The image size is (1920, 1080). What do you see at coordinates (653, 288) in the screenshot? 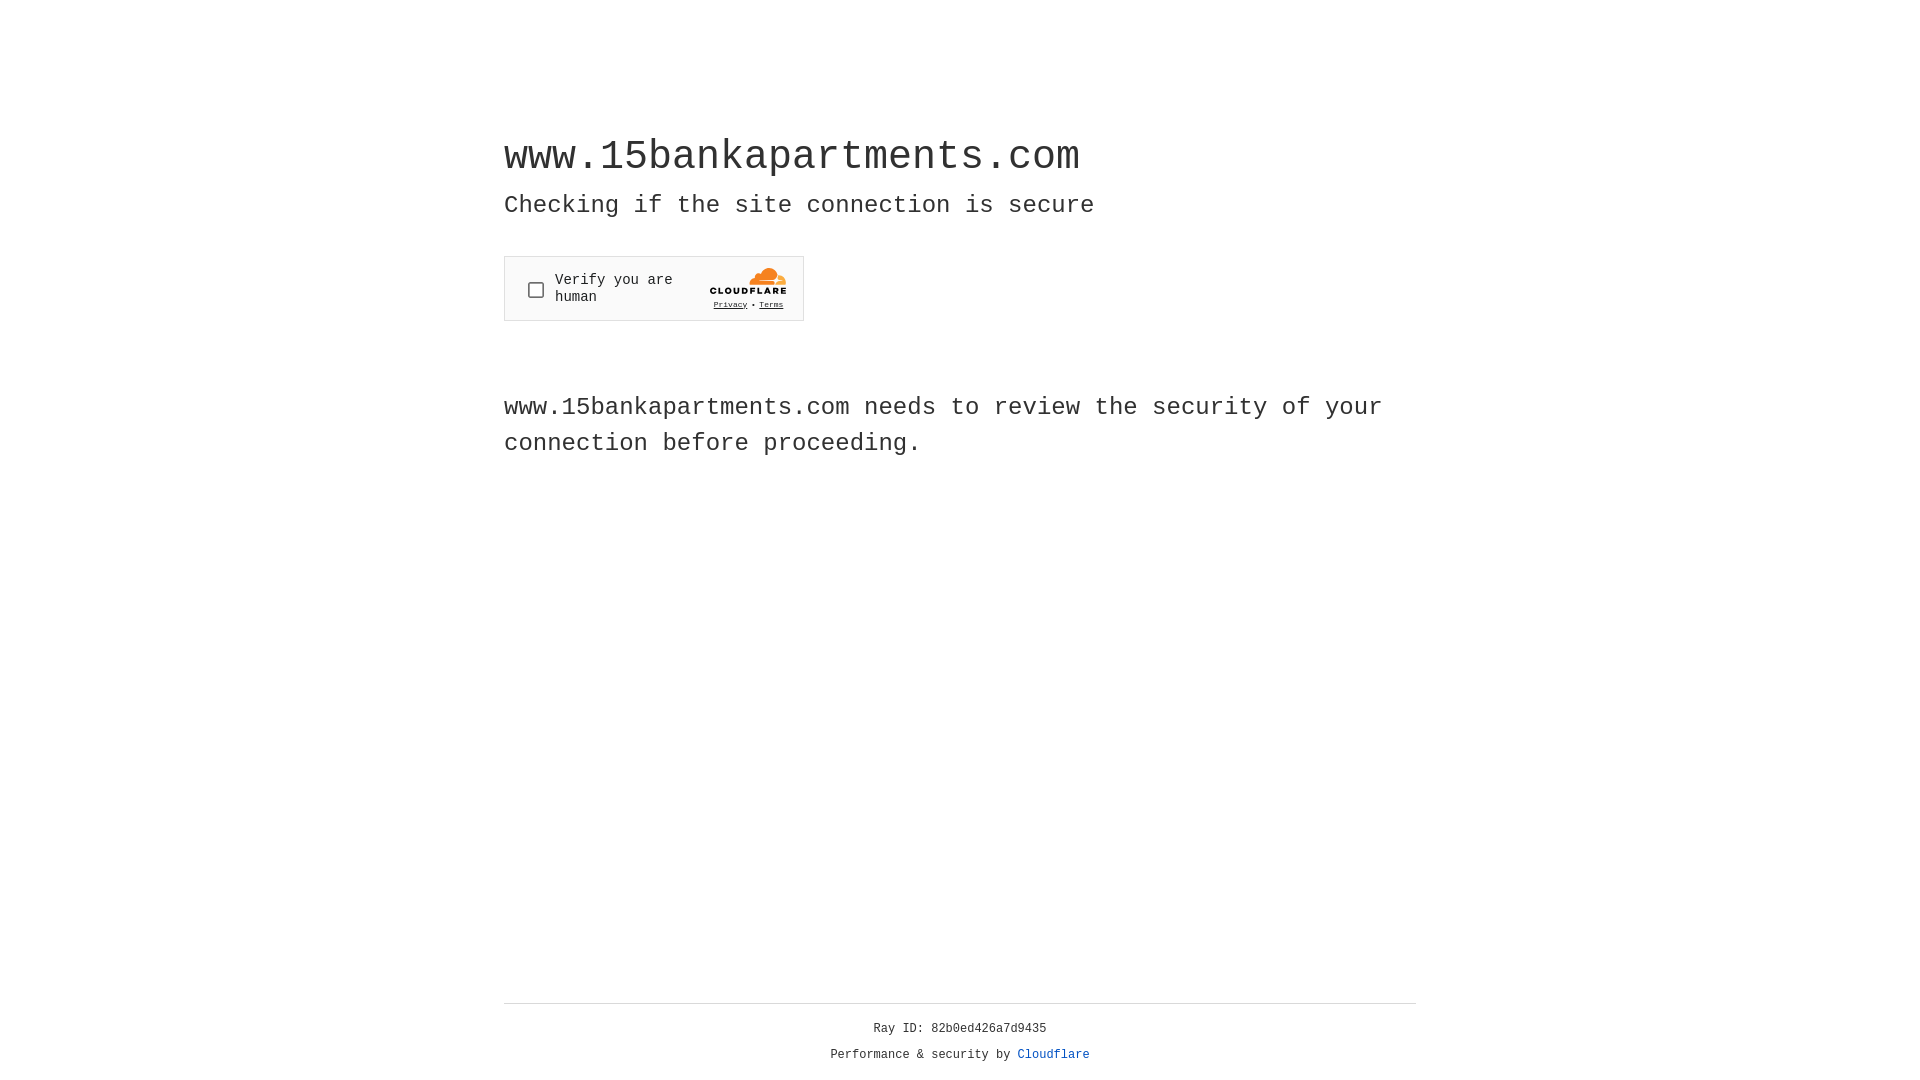
I see `'Widget containing a Cloudflare security challenge'` at bounding box center [653, 288].